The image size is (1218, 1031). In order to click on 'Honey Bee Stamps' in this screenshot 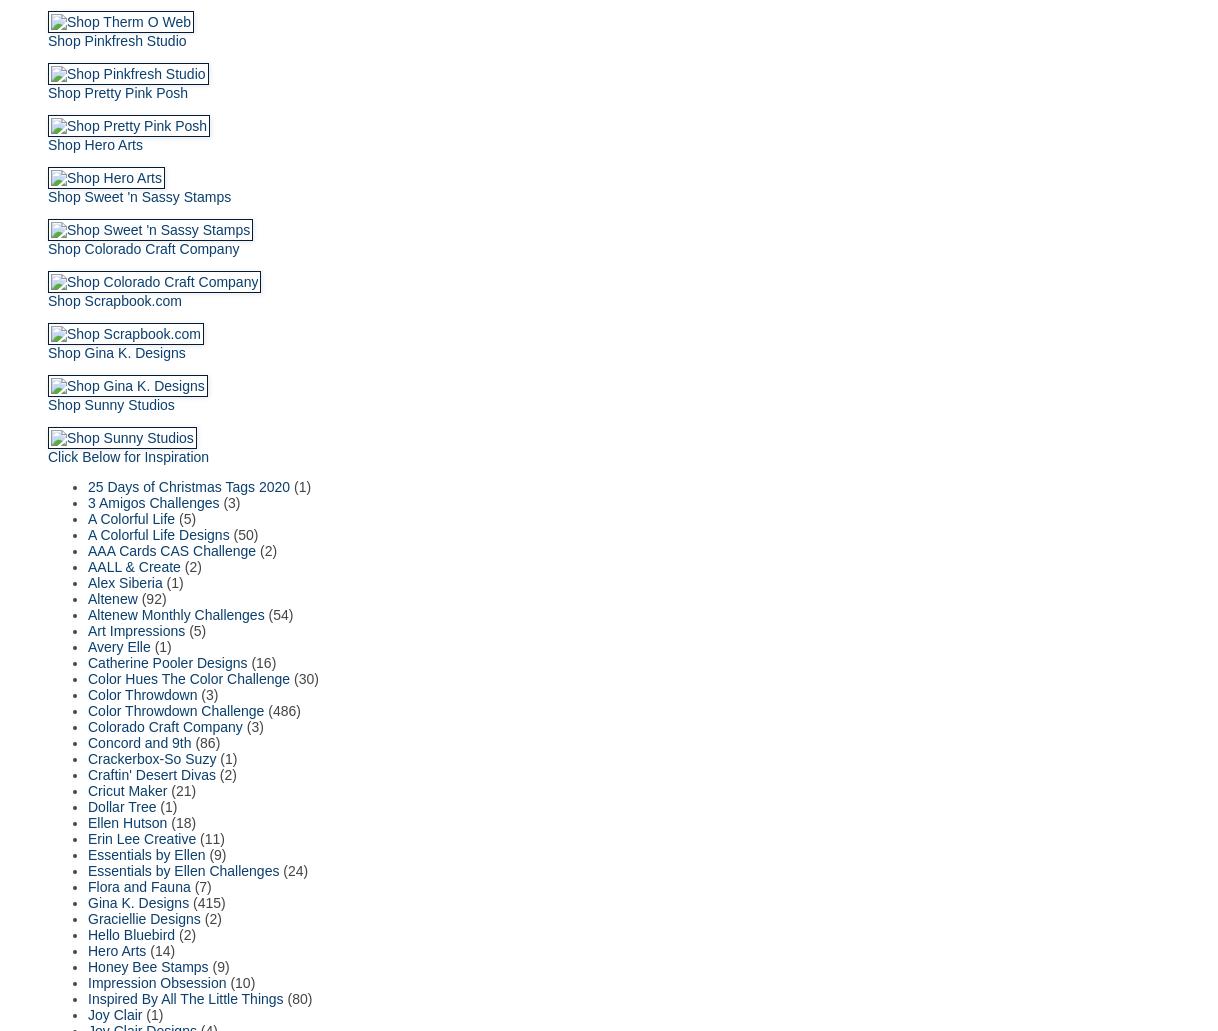, I will do `click(146, 965)`.